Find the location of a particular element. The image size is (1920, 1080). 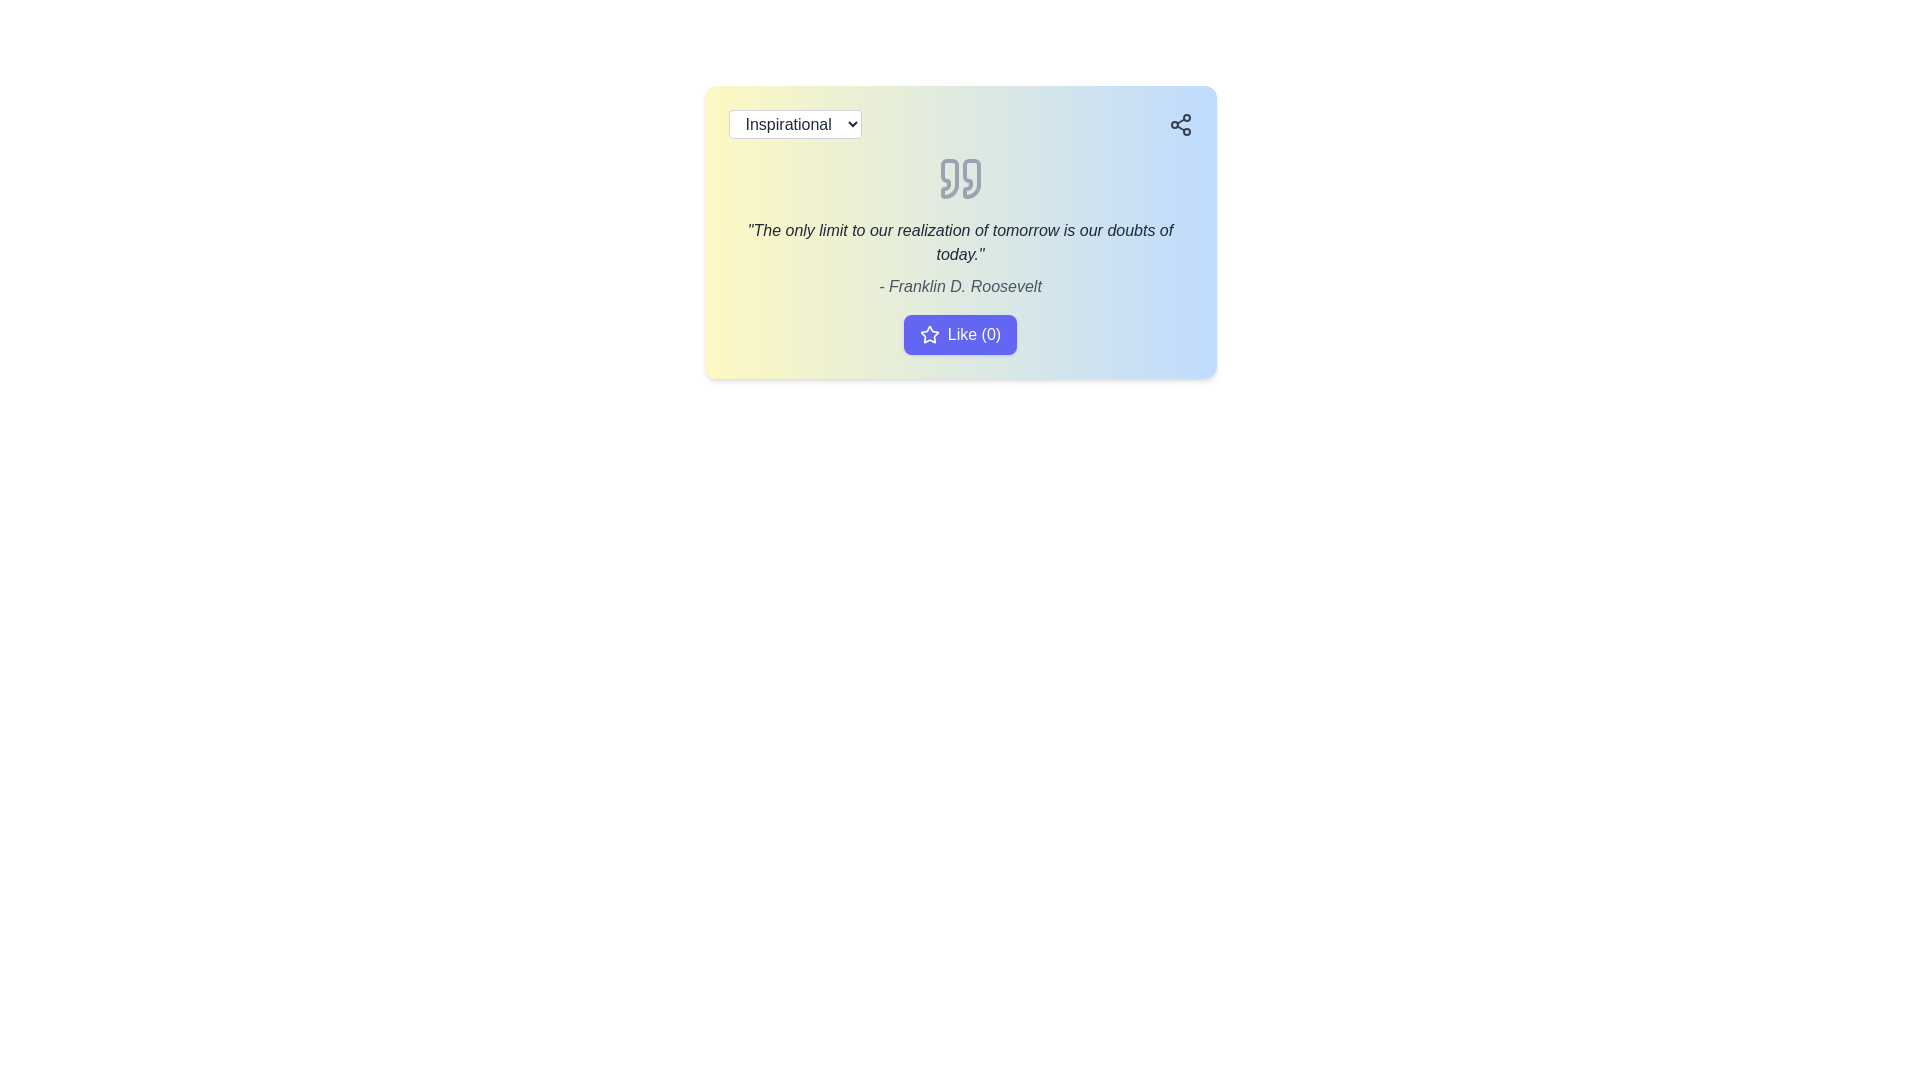

the Share/Connect icon located at the top-right corner of the card-like component is located at coordinates (1180, 124).